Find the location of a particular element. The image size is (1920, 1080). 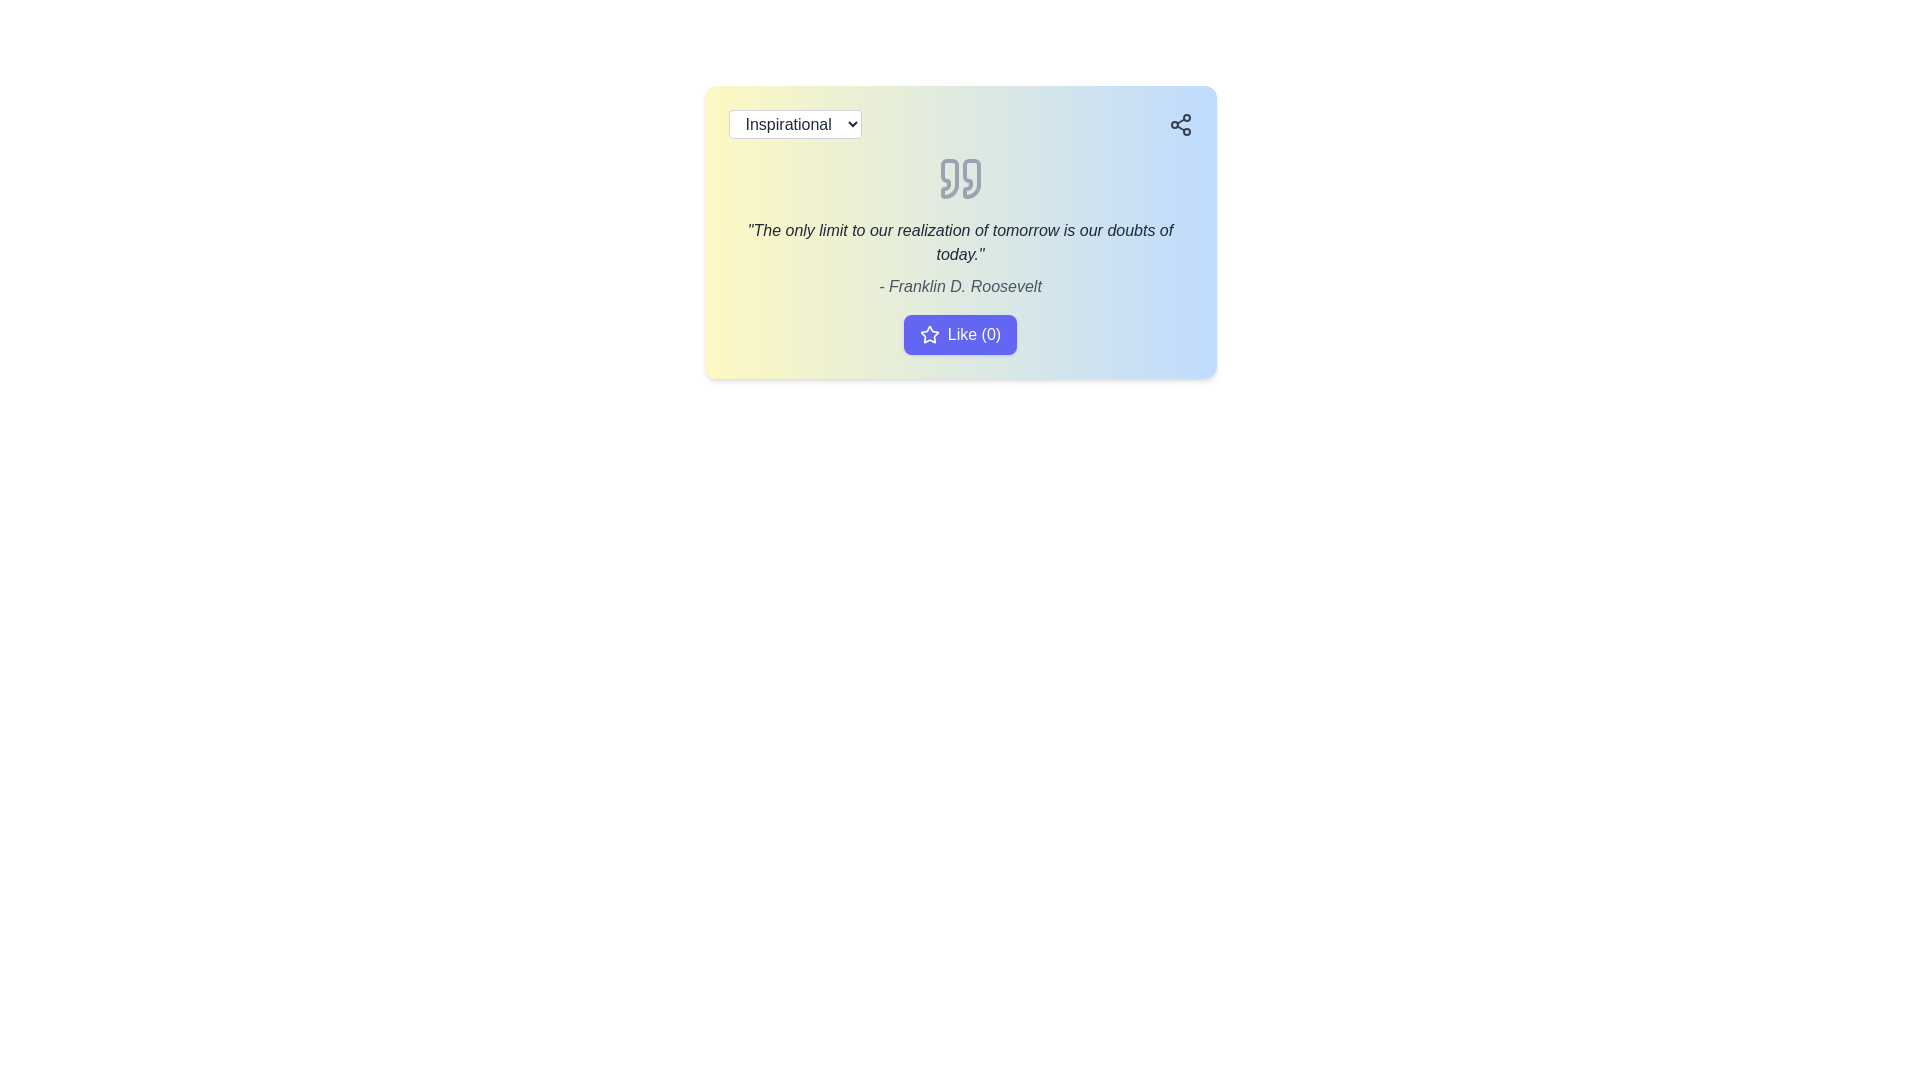

the Share/Connect icon located at the top-right corner of the card-like component is located at coordinates (1180, 124).